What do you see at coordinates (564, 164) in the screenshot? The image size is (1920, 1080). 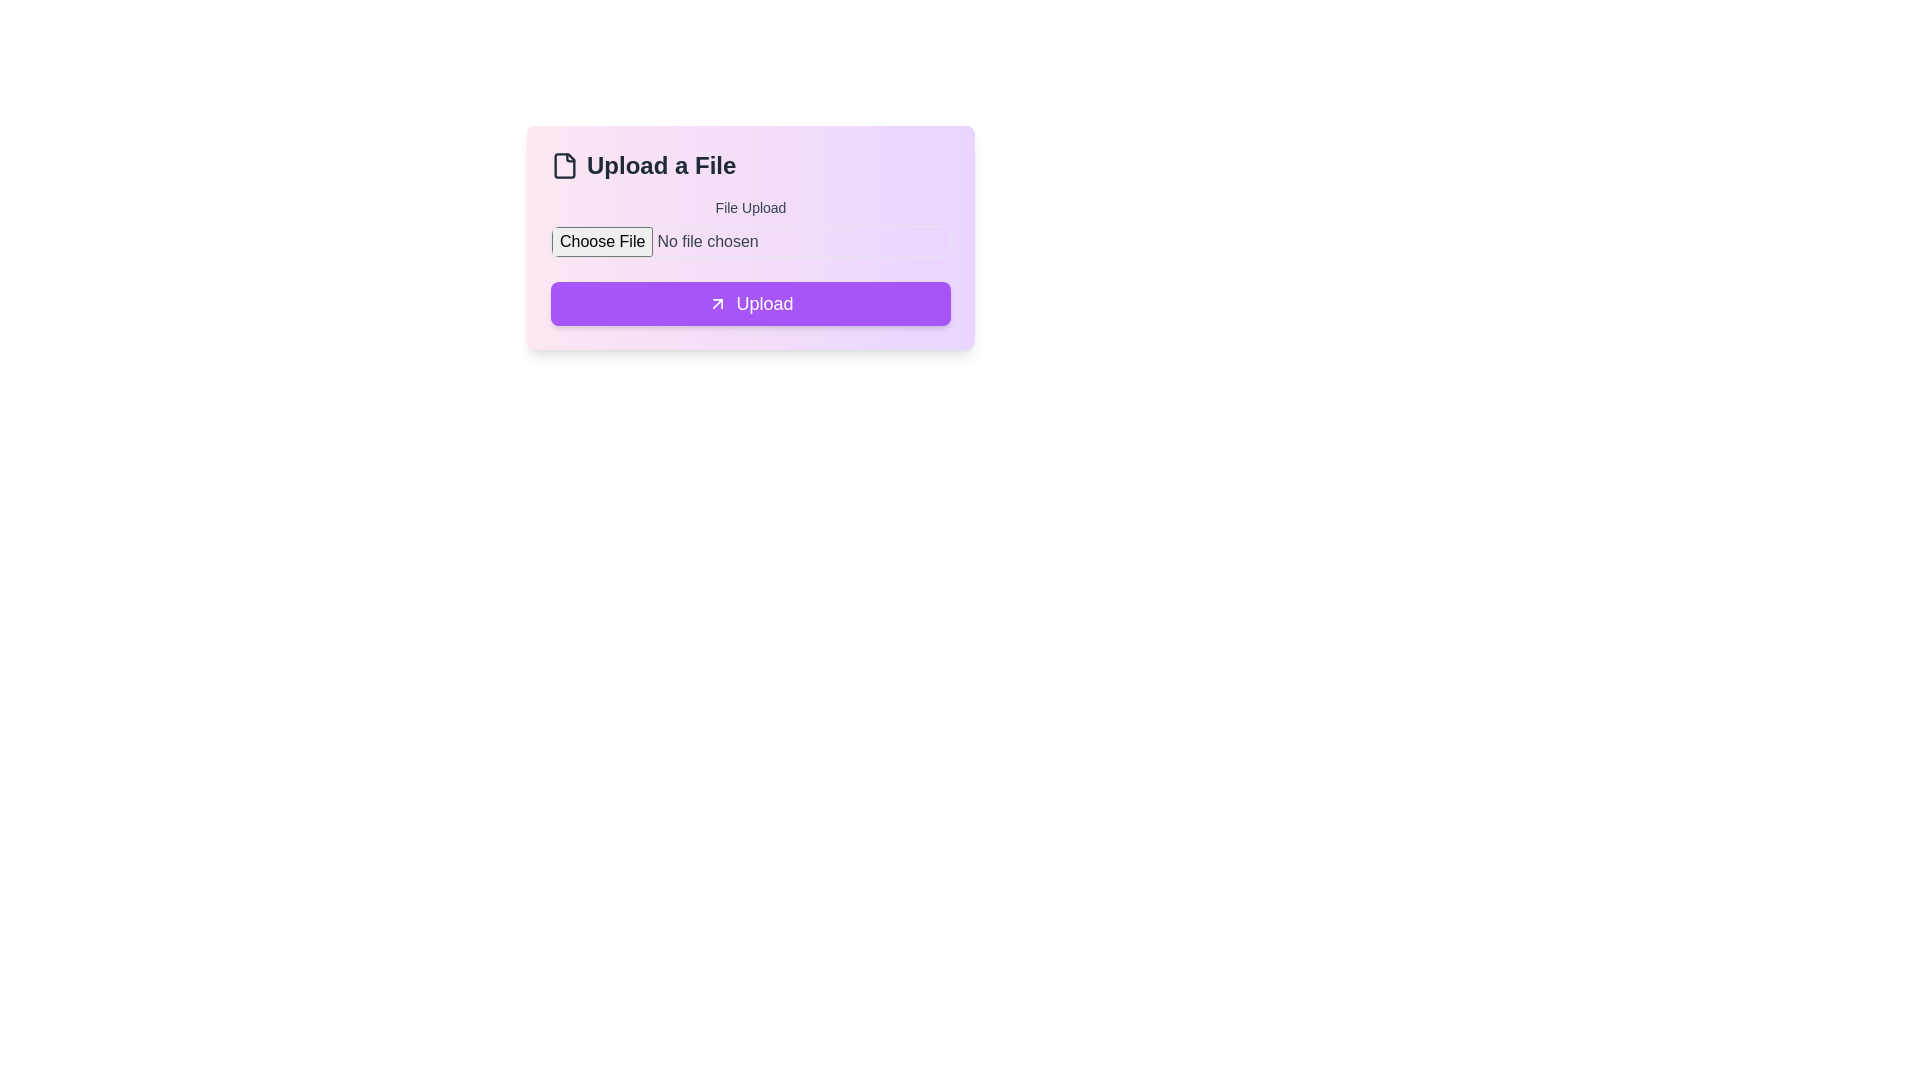 I see `the document/file icon located at the top left of the card component, adjacent to the 'Upload a File' header` at bounding box center [564, 164].